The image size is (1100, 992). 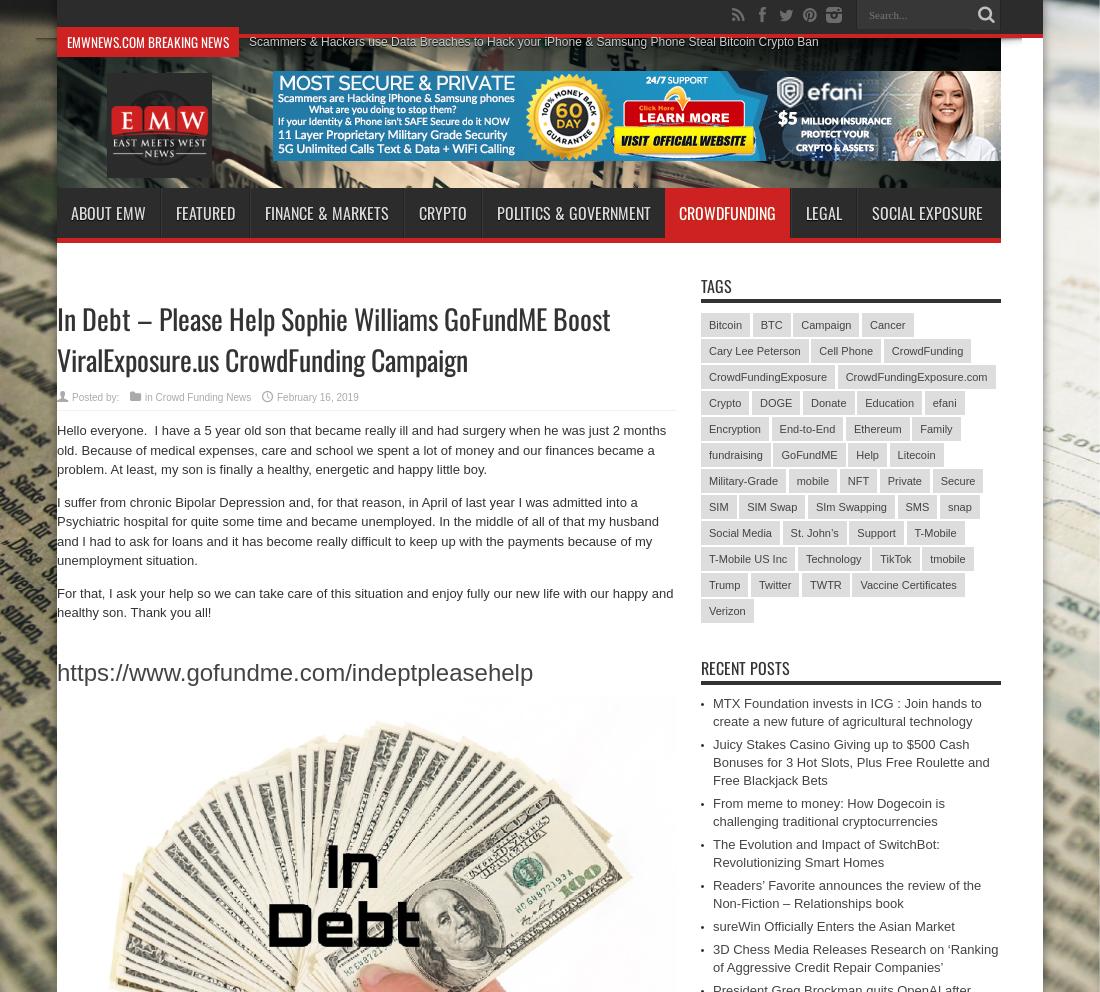 What do you see at coordinates (747, 558) in the screenshot?
I see `'T-Mobile US Inc'` at bounding box center [747, 558].